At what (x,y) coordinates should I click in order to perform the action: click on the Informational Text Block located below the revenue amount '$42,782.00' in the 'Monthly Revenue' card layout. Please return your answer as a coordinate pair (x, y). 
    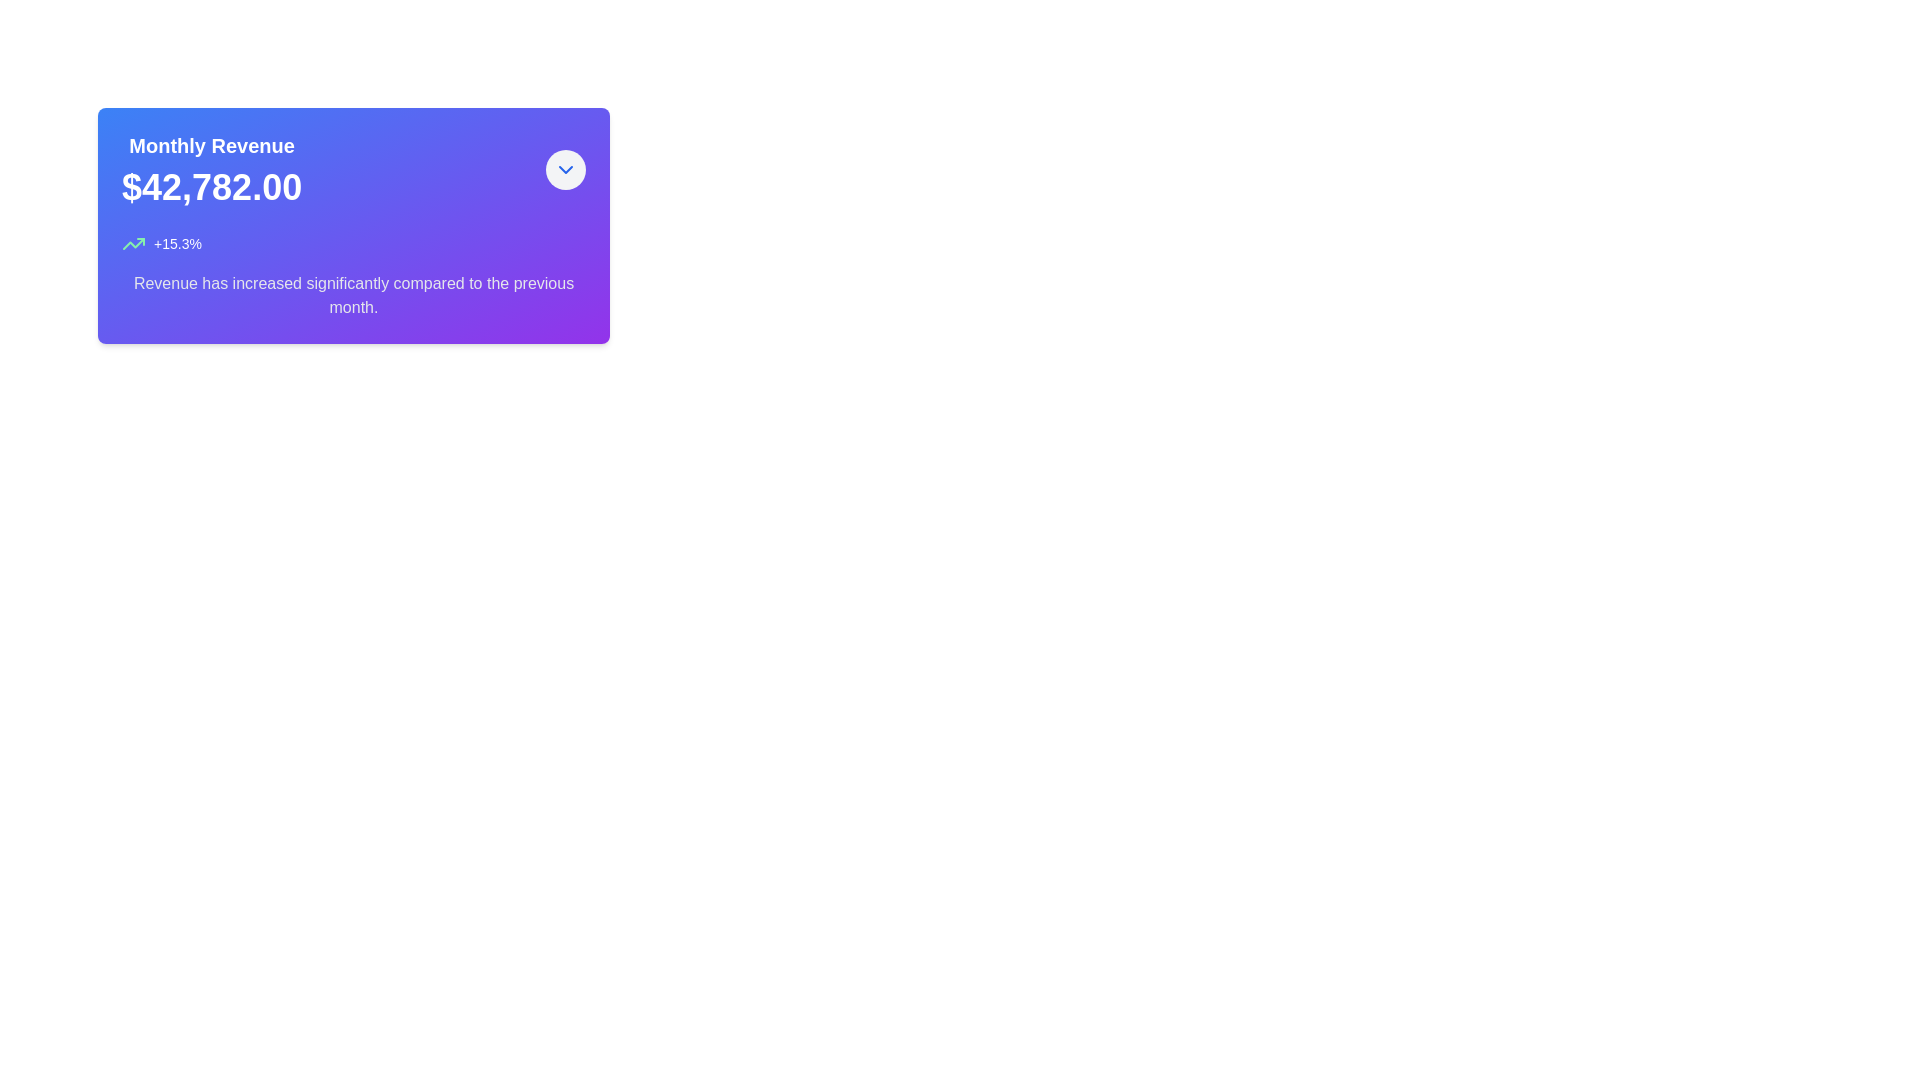
    Looking at the image, I should click on (354, 276).